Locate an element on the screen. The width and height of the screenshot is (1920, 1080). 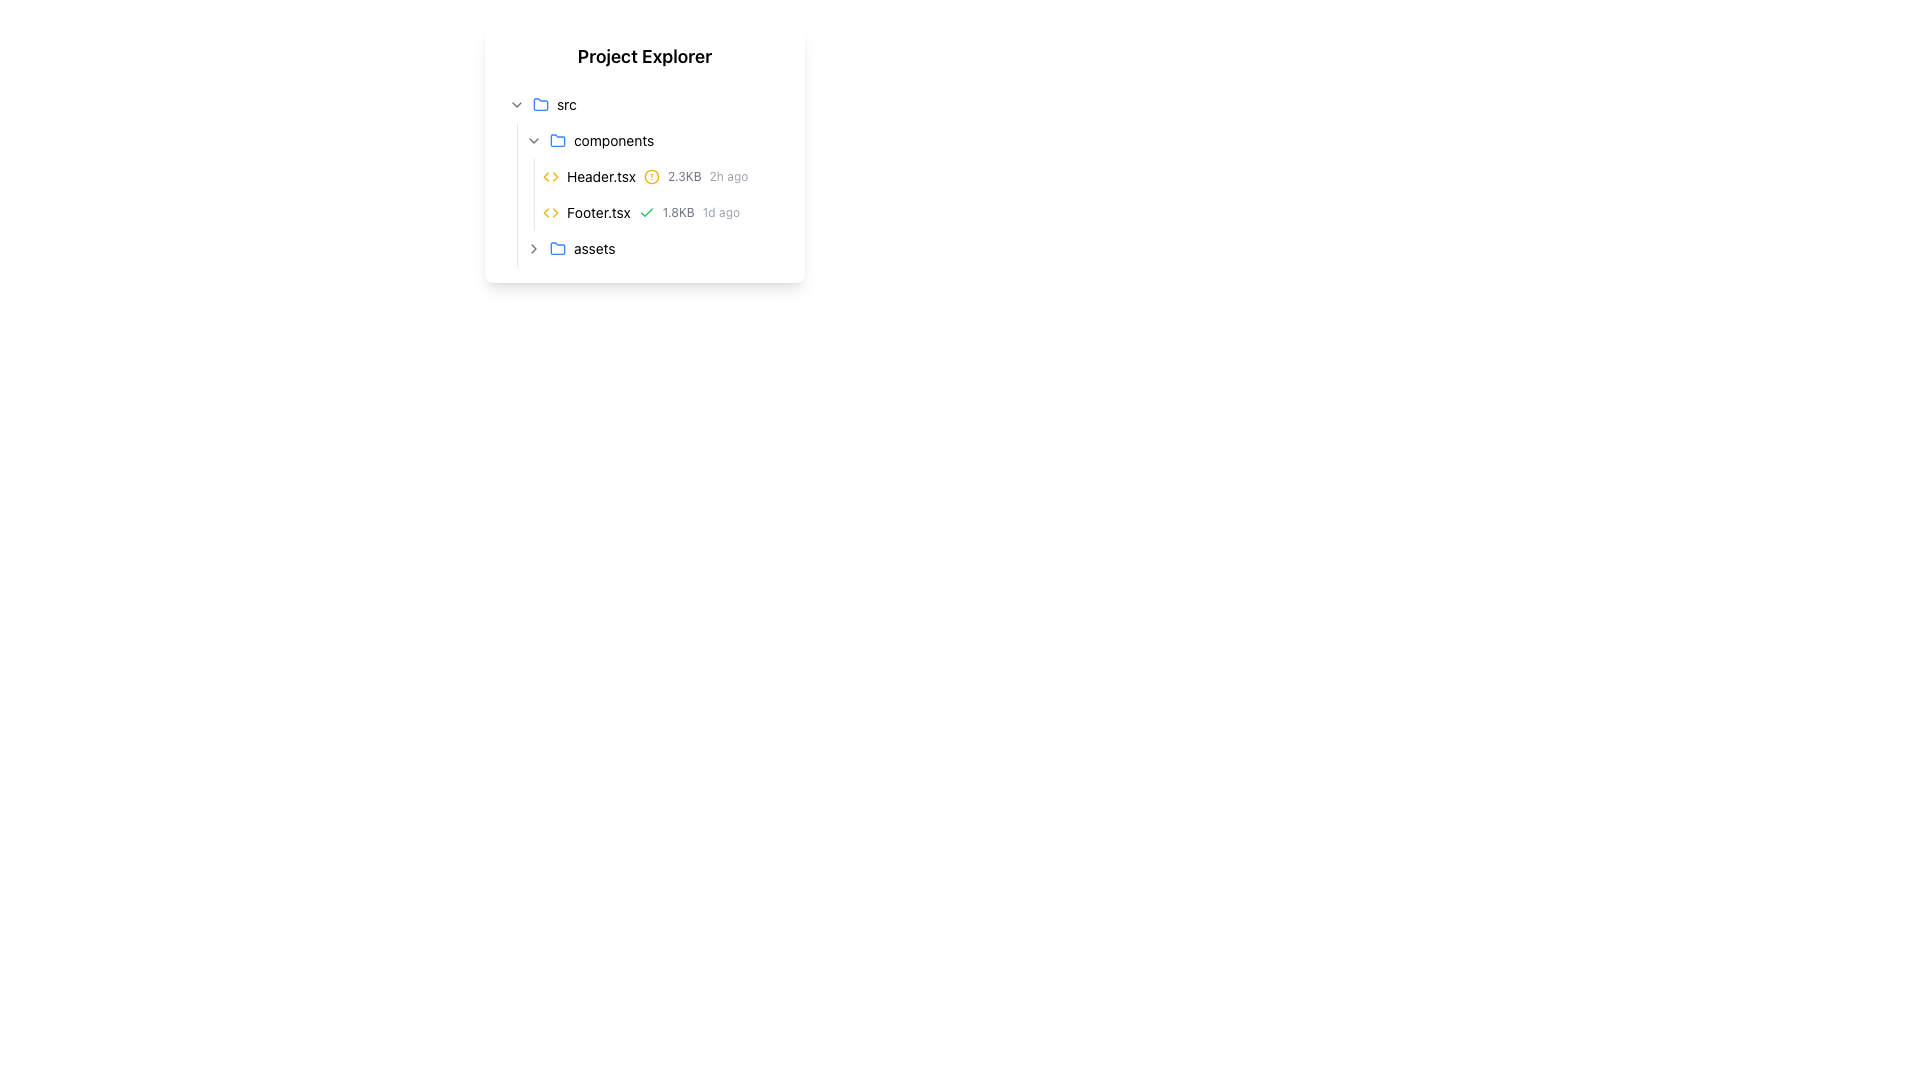
the 'Footer.tsx' file entry is located at coordinates (662, 212).